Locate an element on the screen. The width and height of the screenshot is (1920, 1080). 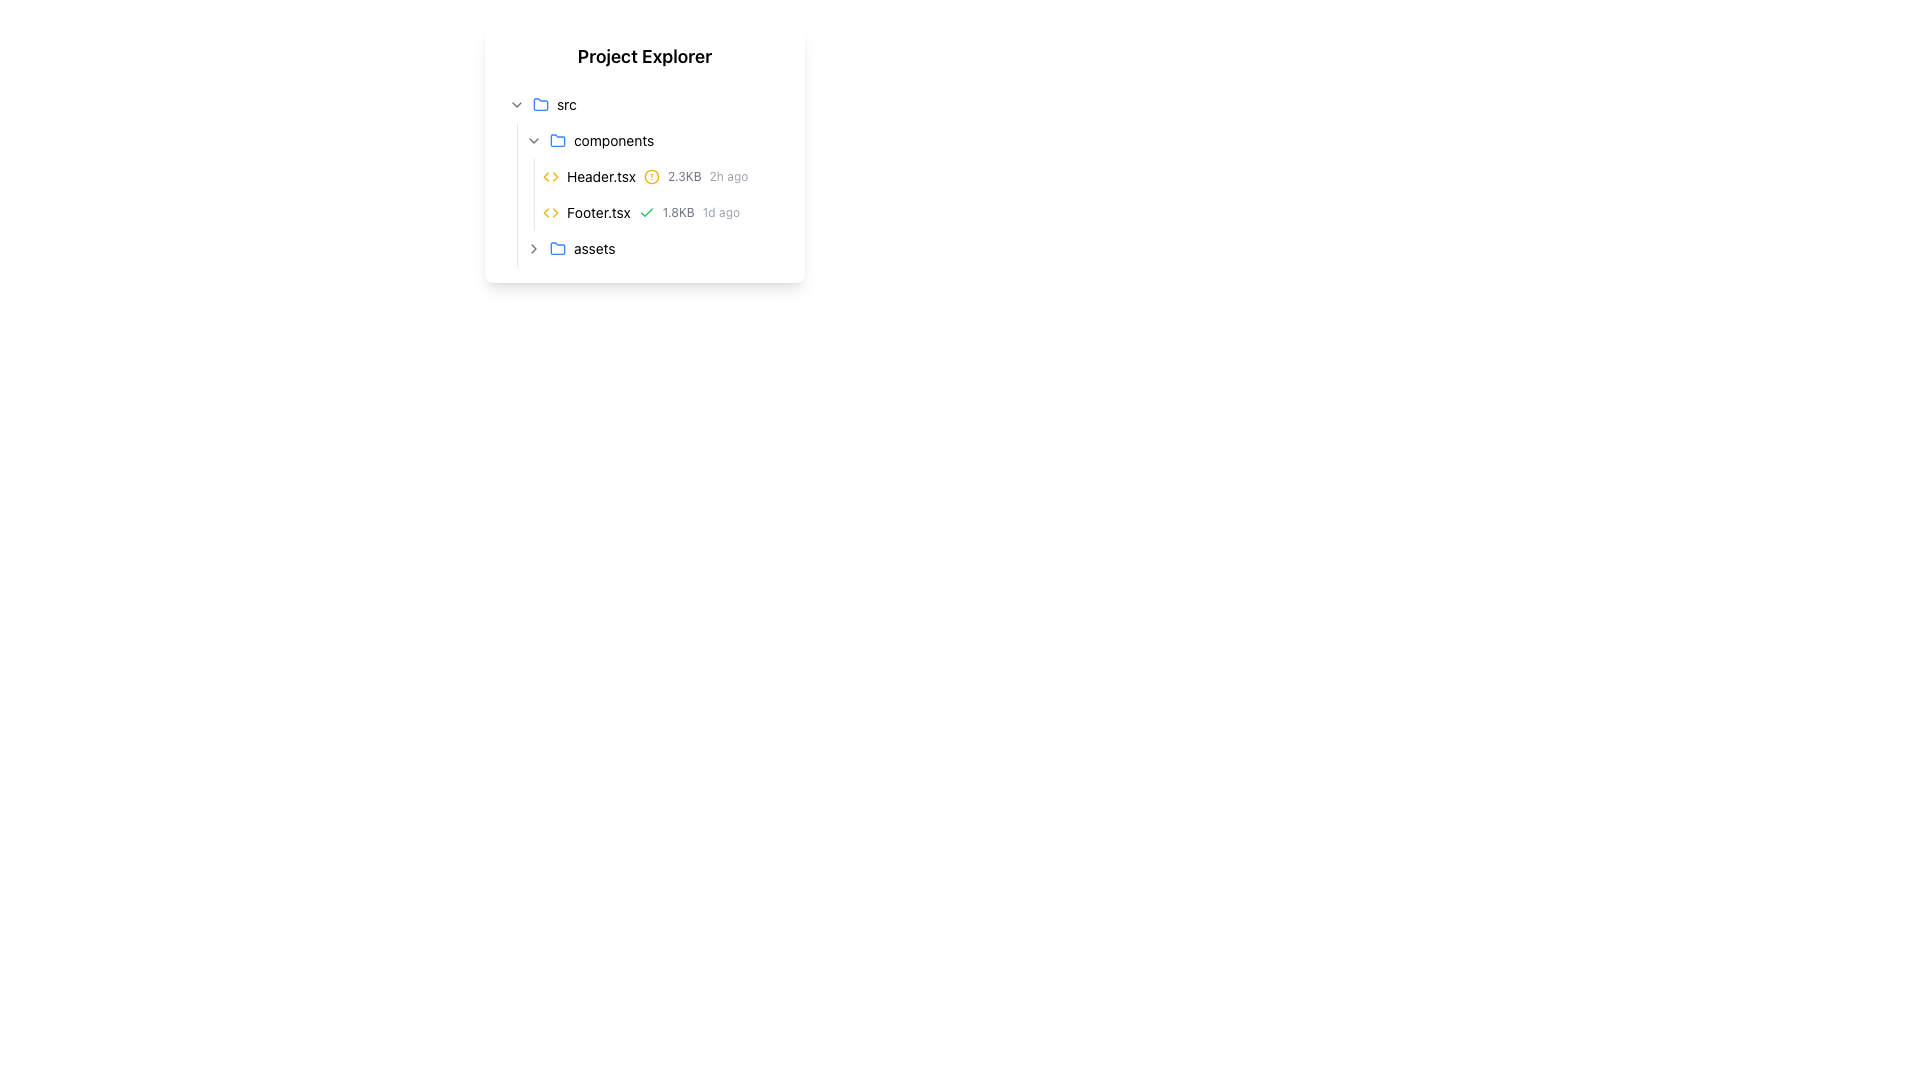
the 'Footer.tsx' file entry is located at coordinates (662, 212).